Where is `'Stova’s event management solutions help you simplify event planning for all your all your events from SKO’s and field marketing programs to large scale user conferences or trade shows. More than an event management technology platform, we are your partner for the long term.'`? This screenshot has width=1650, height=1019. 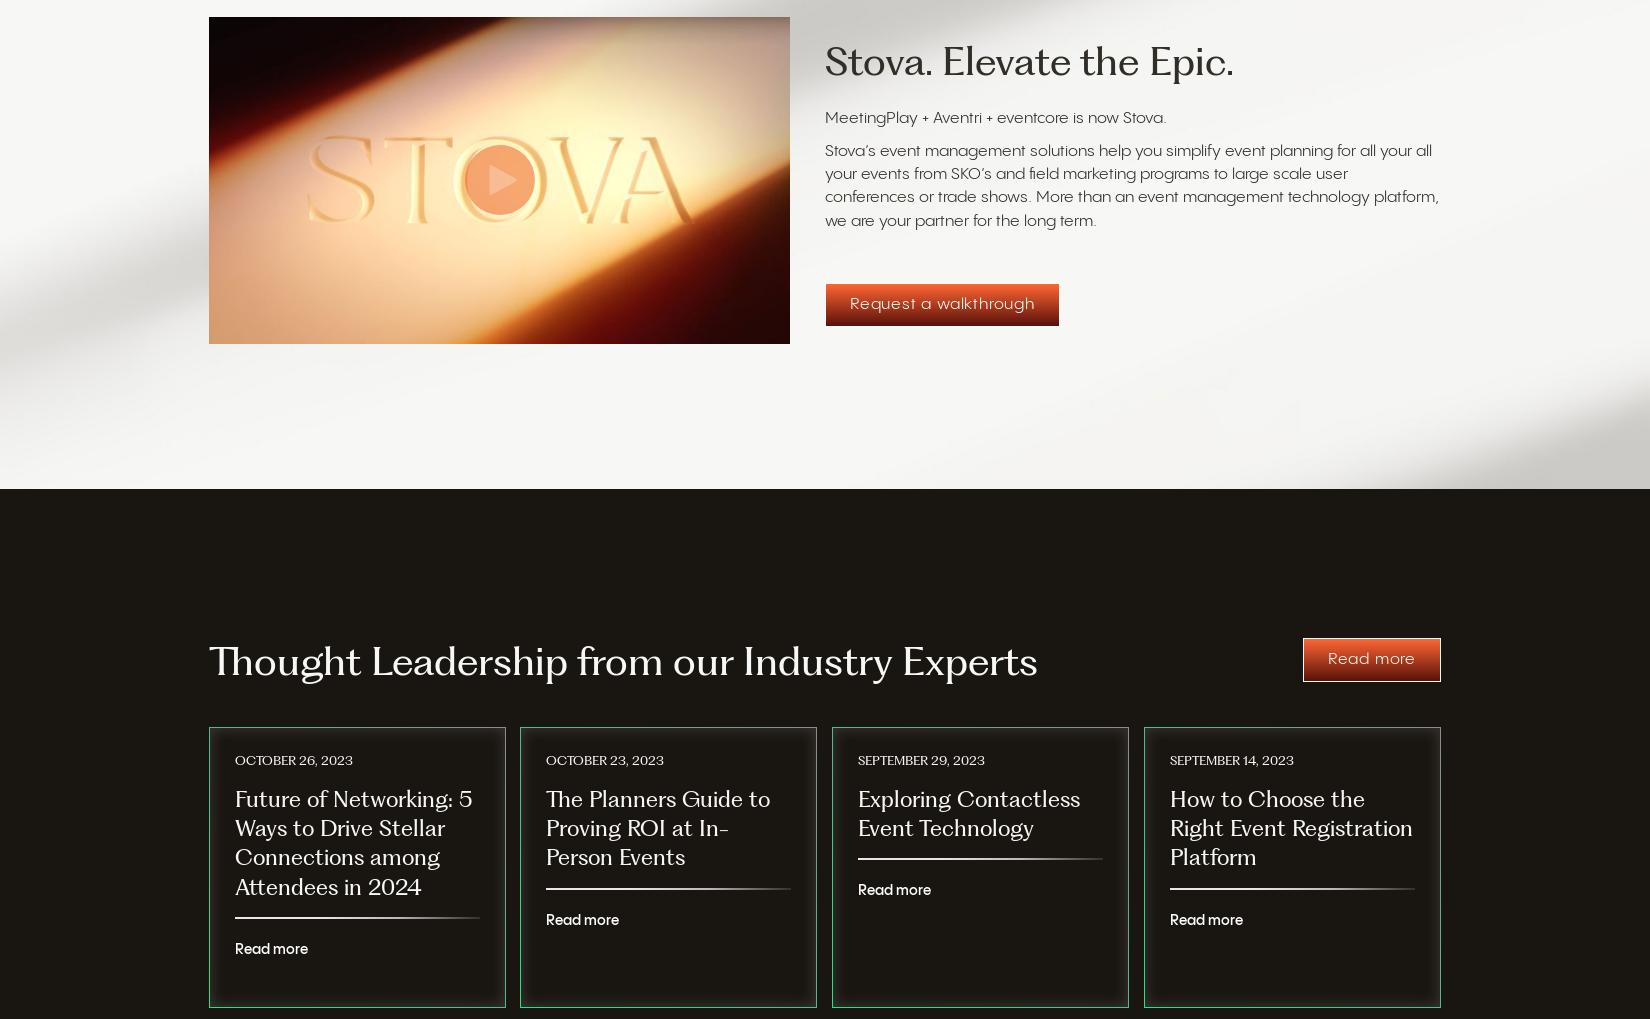 'Stova’s event management solutions help you simplify event planning for all your all your events from SKO’s and field marketing programs to large scale user conferences or trade shows. More than an event management technology platform, we are your partner for the long term.' is located at coordinates (825, 187).